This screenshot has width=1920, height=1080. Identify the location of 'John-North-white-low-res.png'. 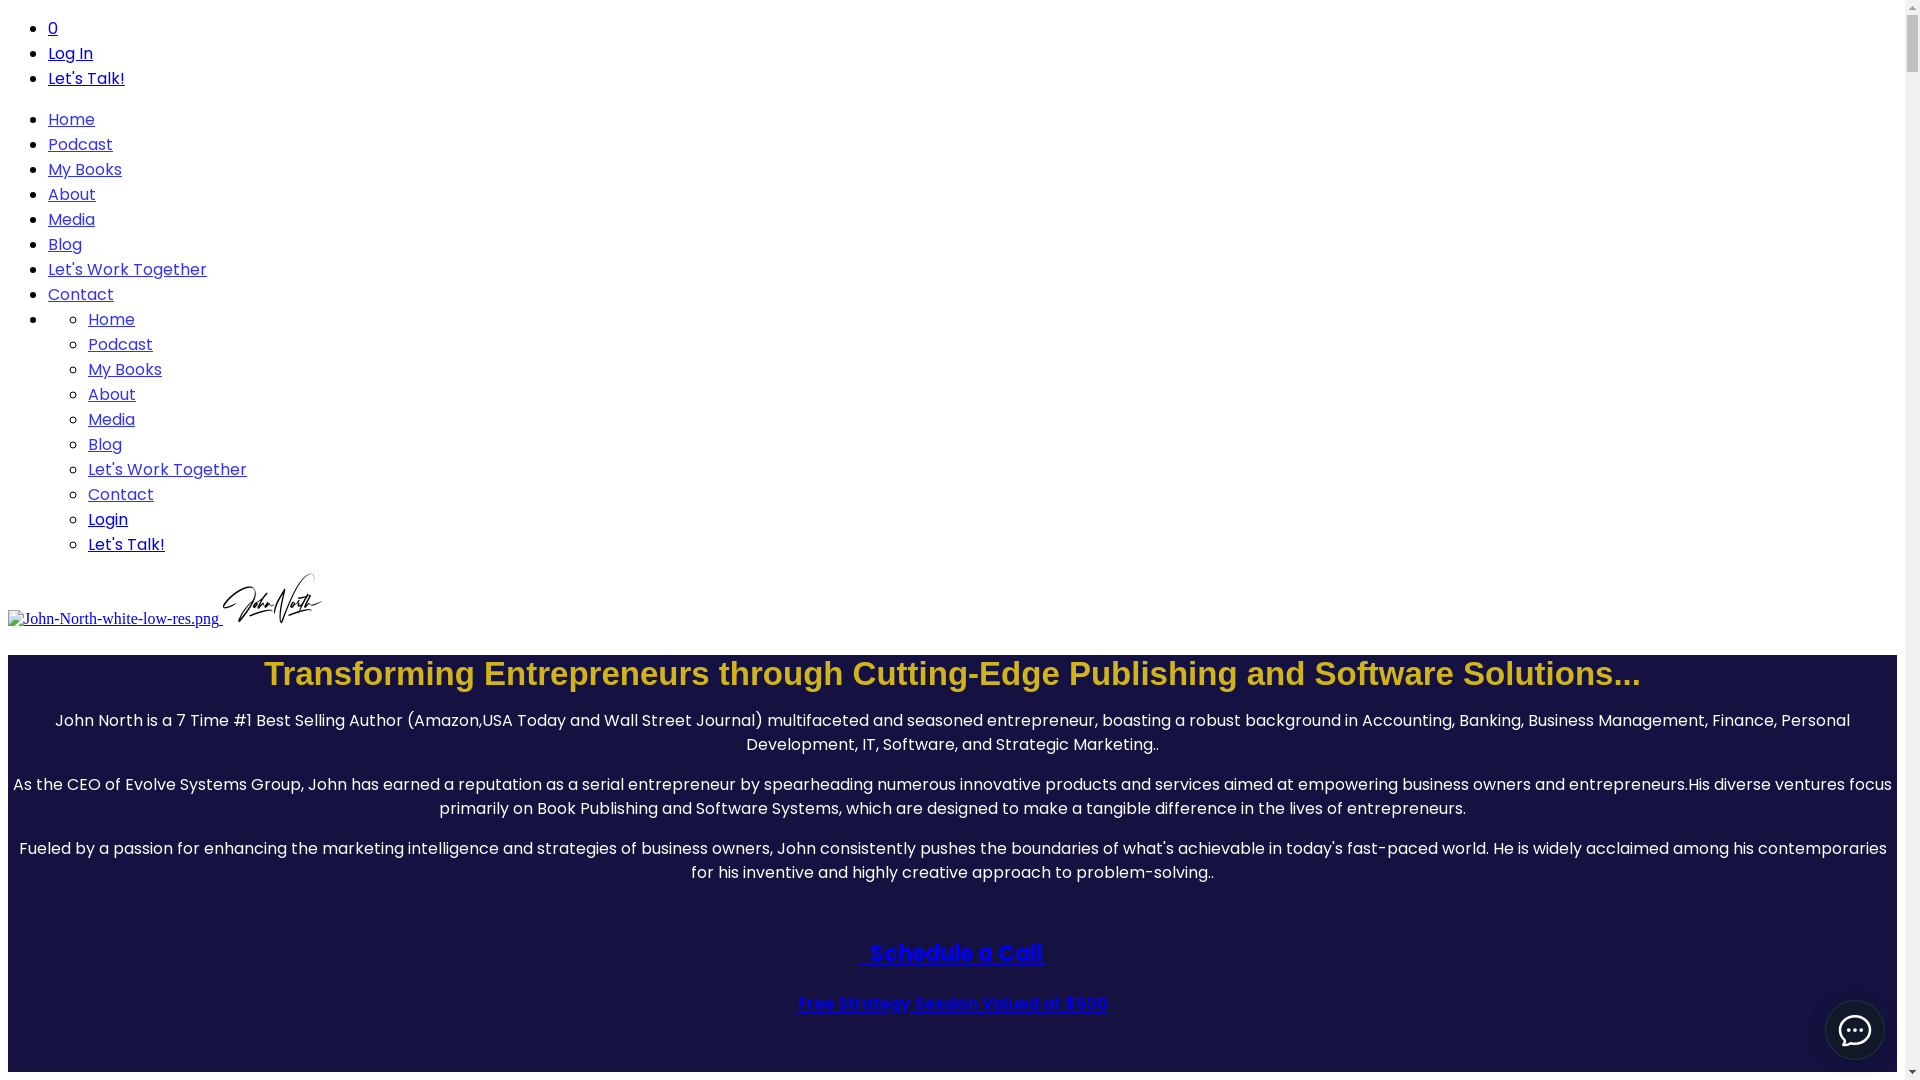
(112, 617).